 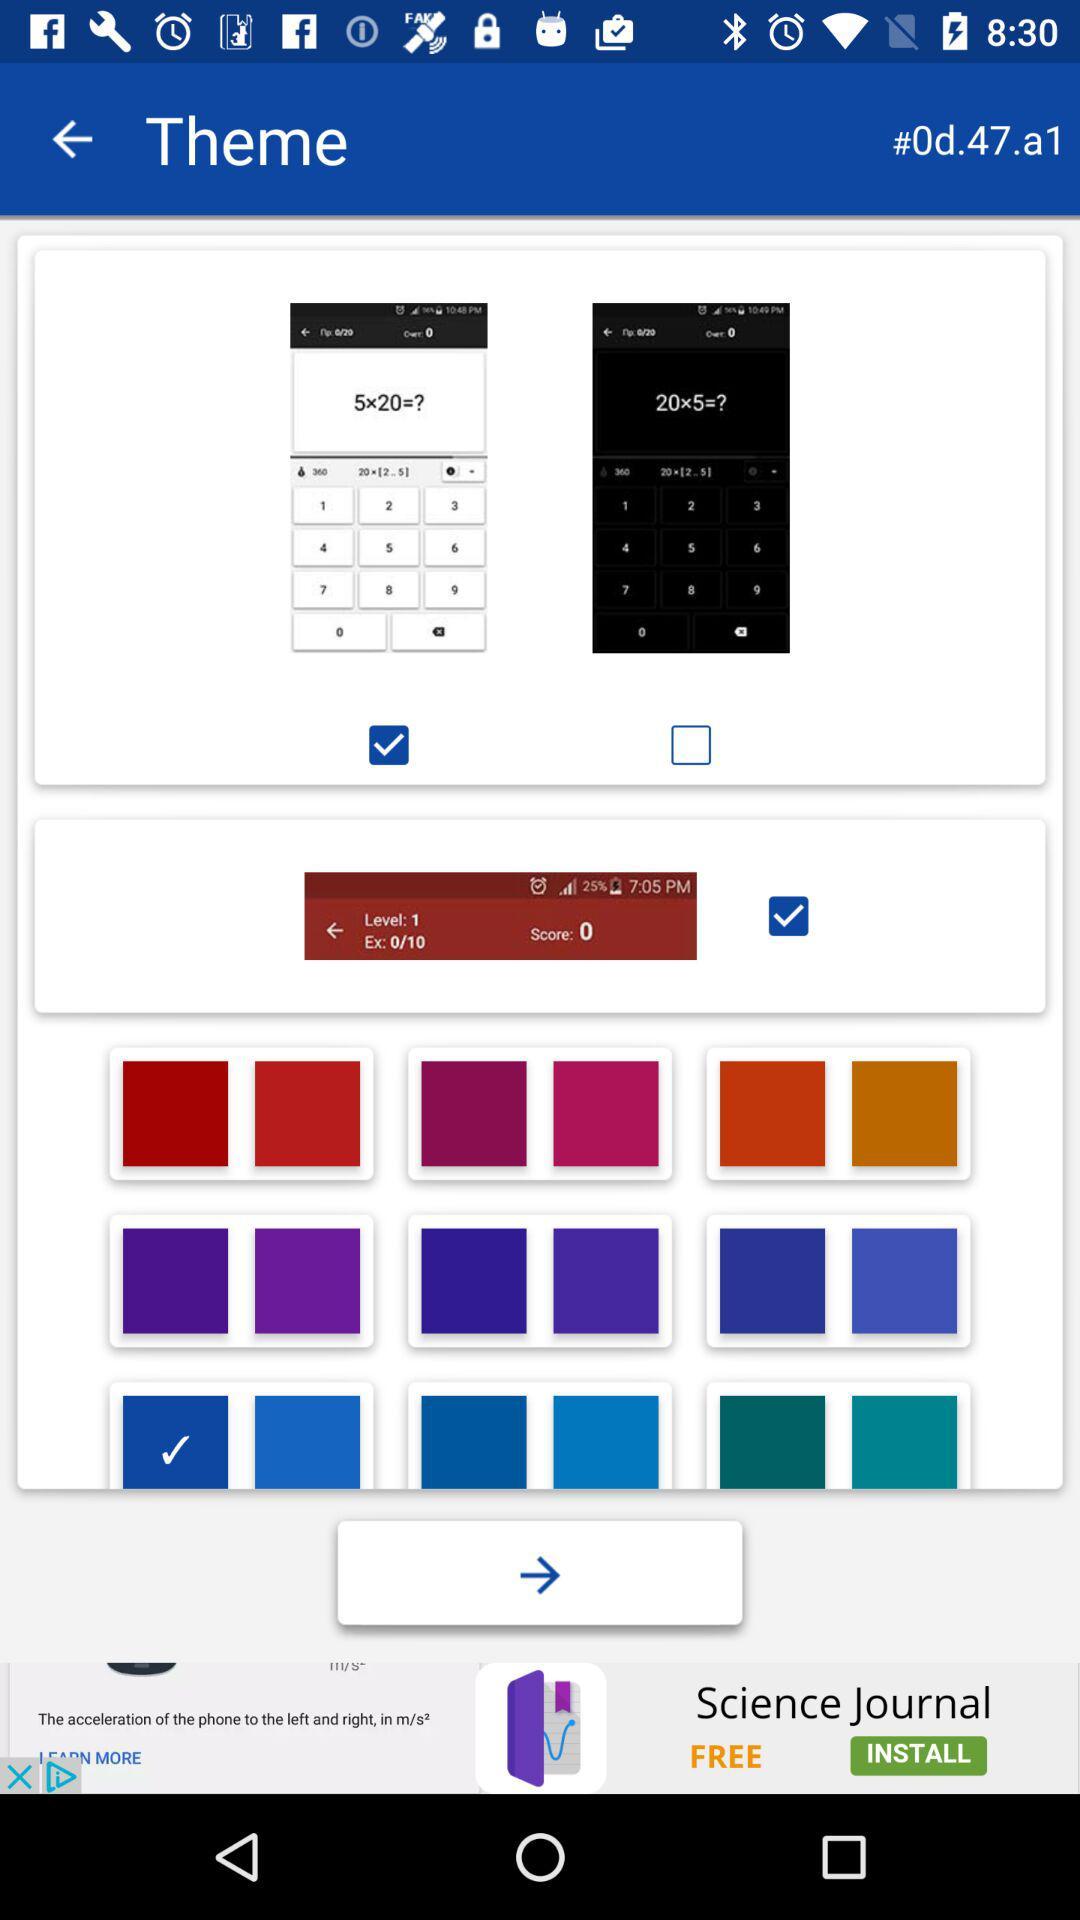 I want to click on choose a colour, so click(x=904, y=1281).